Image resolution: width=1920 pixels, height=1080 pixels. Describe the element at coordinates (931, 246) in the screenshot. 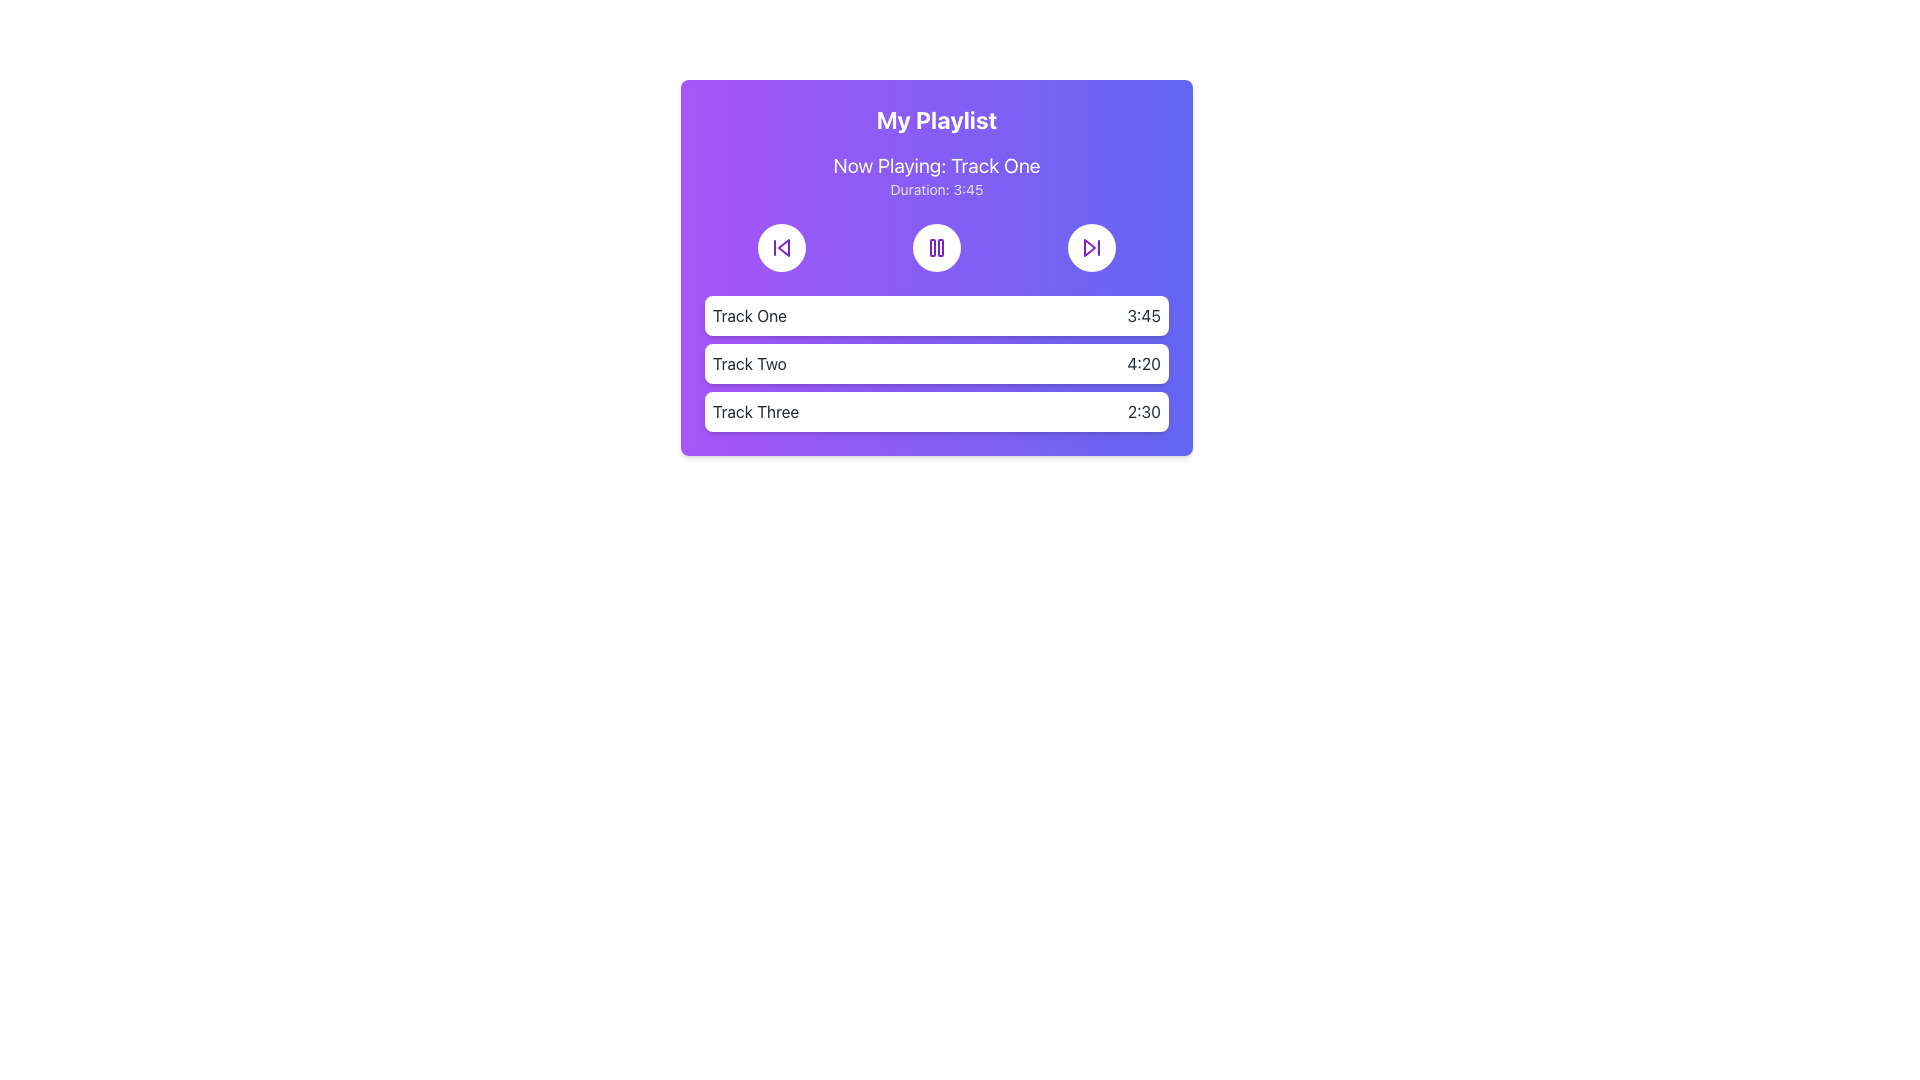

I see `the left vertical bar of the pause icon, which indicates the pause functionality in the media player interface` at that location.